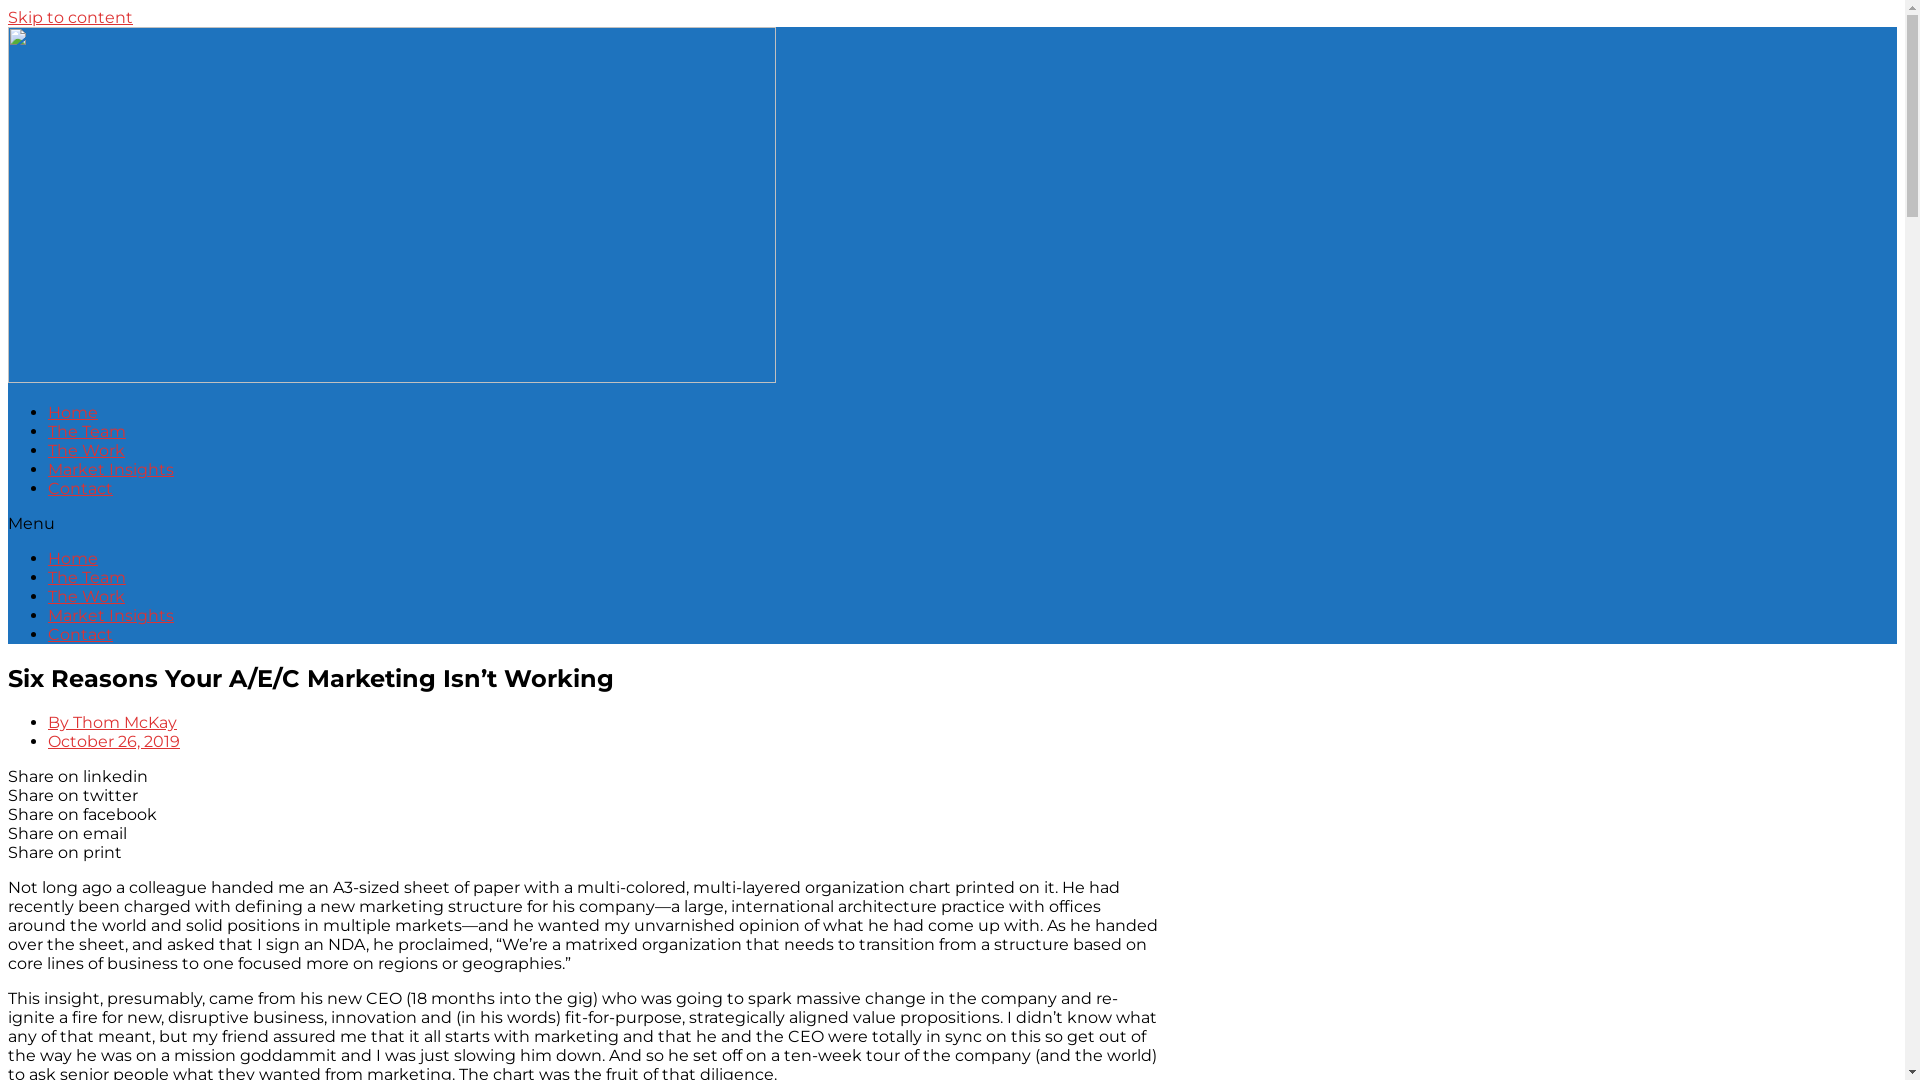 This screenshot has height=1080, width=1920. What do you see at coordinates (70, 17) in the screenshot?
I see `'Skip to content'` at bounding box center [70, 17].